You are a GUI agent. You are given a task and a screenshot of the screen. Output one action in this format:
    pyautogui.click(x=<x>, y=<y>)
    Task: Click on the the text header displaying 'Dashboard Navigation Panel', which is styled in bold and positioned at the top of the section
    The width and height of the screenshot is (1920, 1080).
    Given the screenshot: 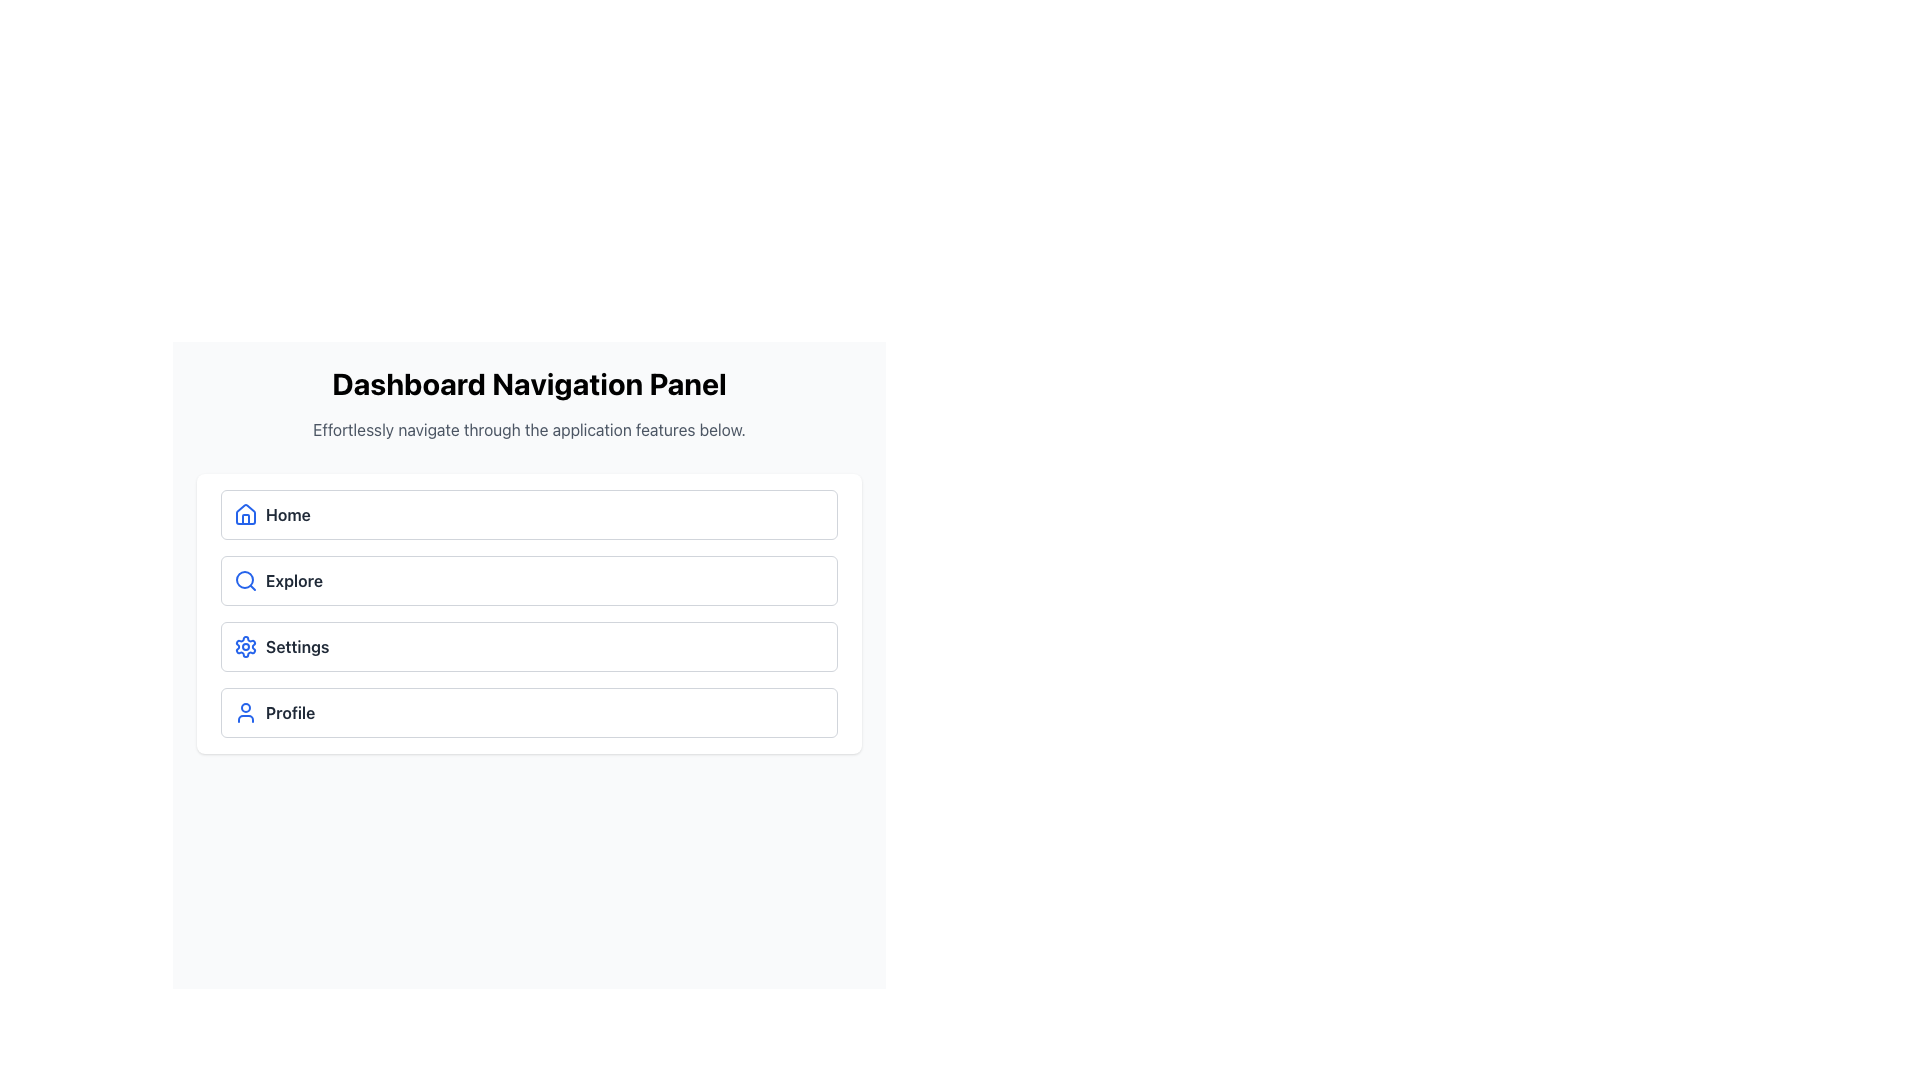 What is the action you would take?
    pyautogui.click(x=529, y=384)
    